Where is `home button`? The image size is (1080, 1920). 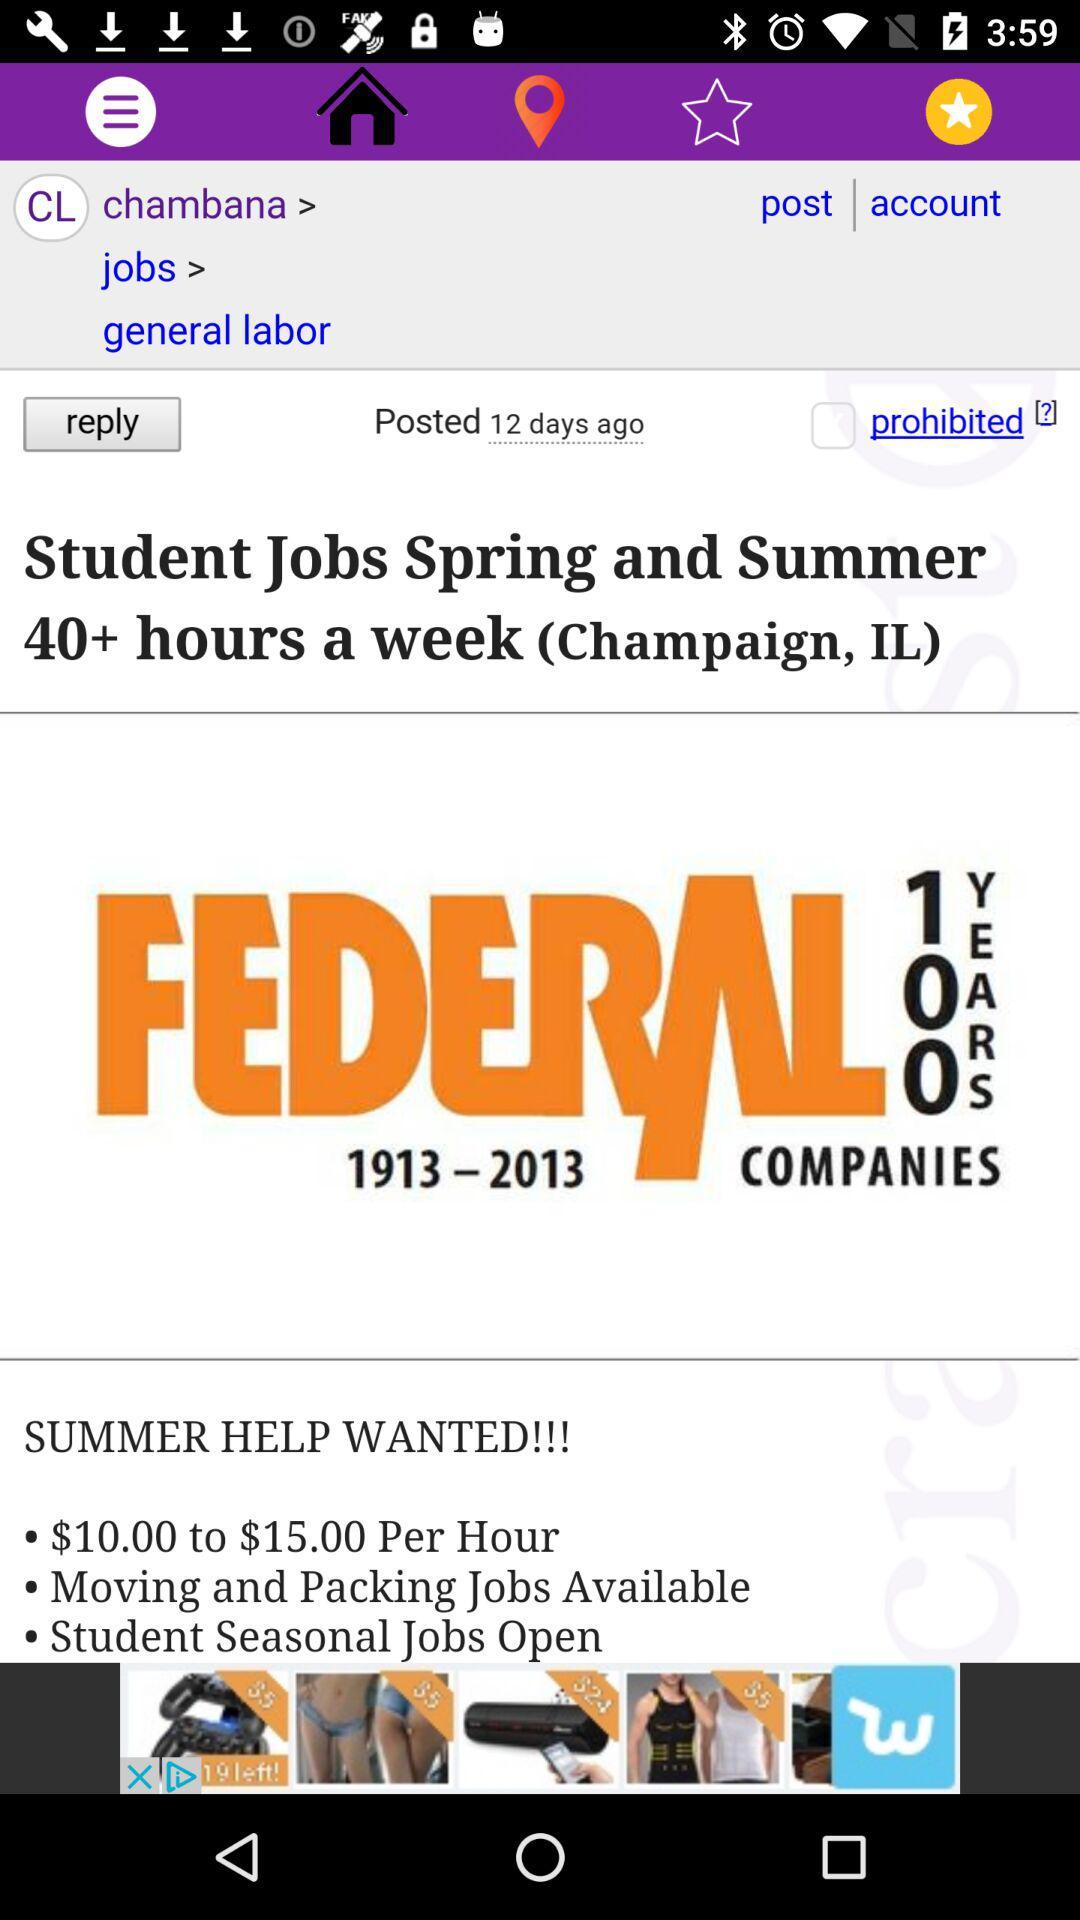 home button is located at coordinates (362, 110).